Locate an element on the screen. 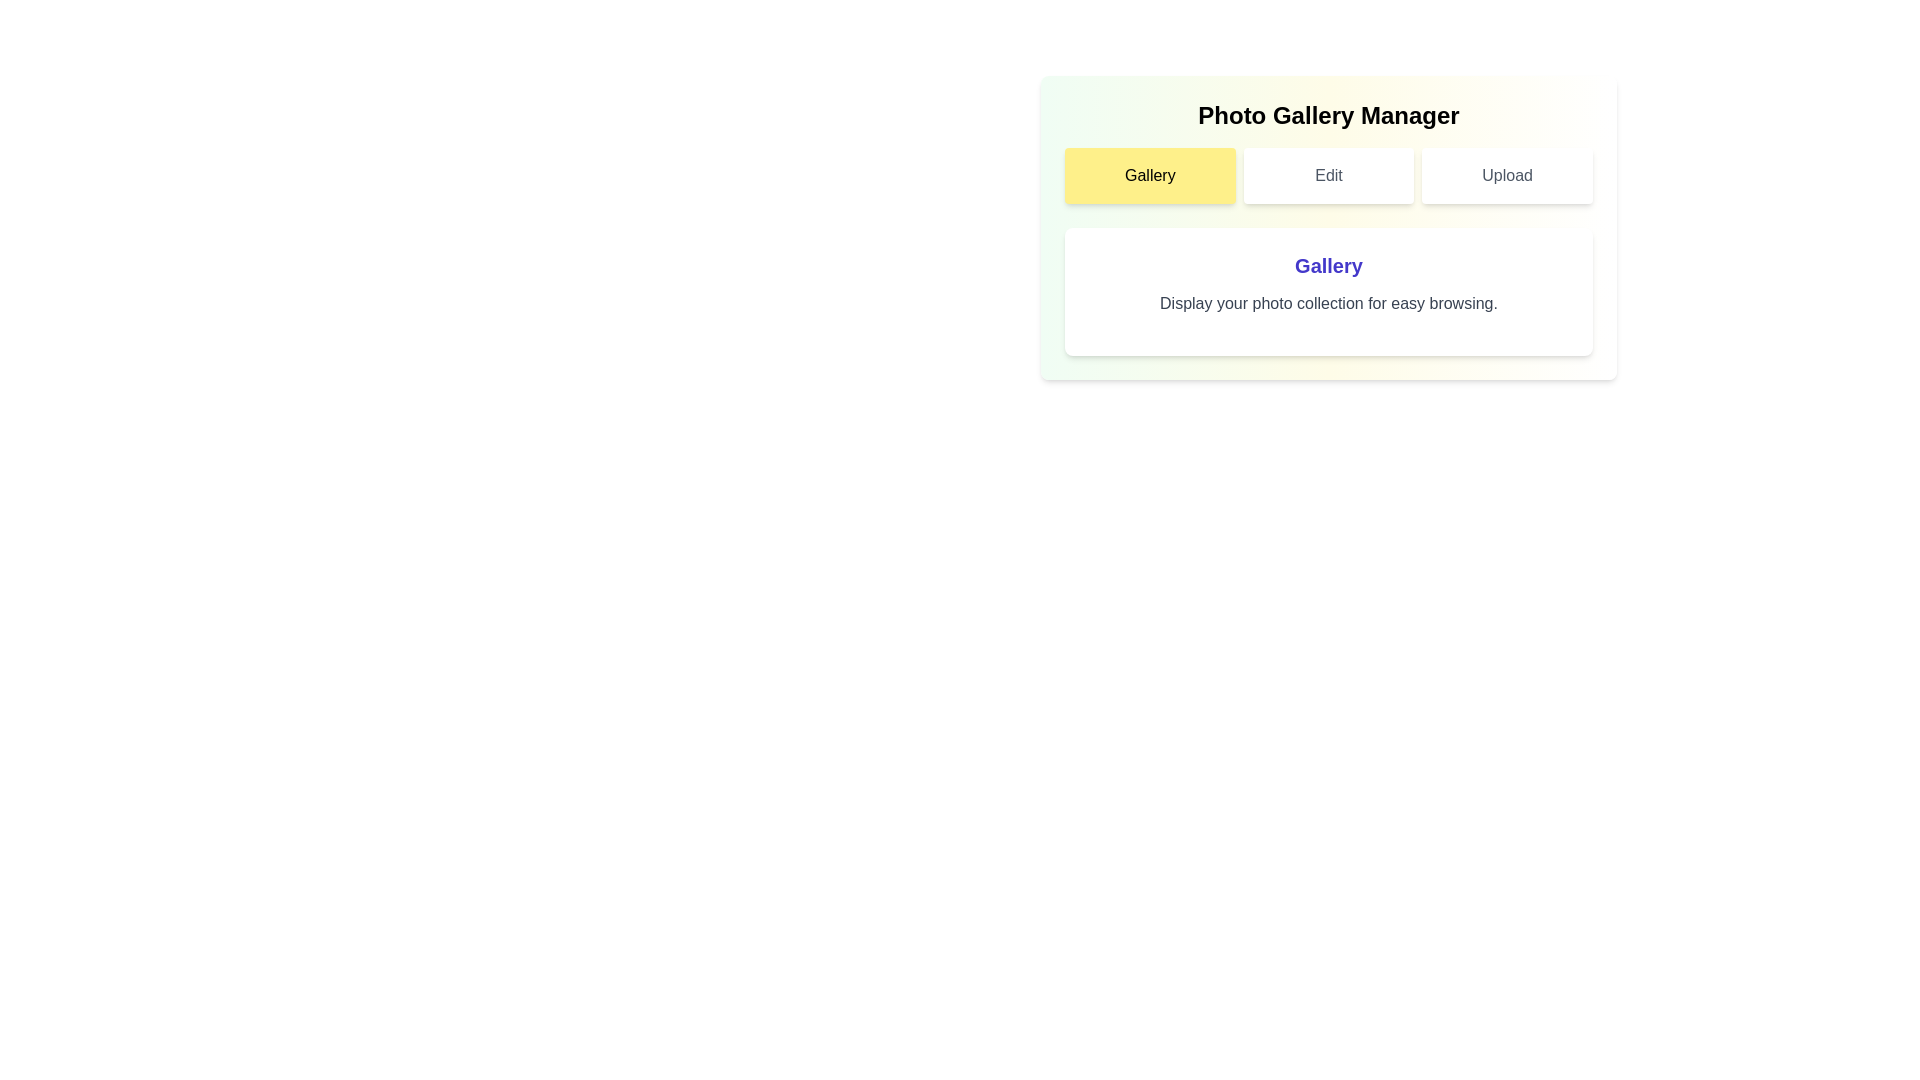  the third button in the horizontal layout below the 'Photo Gallery Manager' heading is located at coordinates (1507, 175).